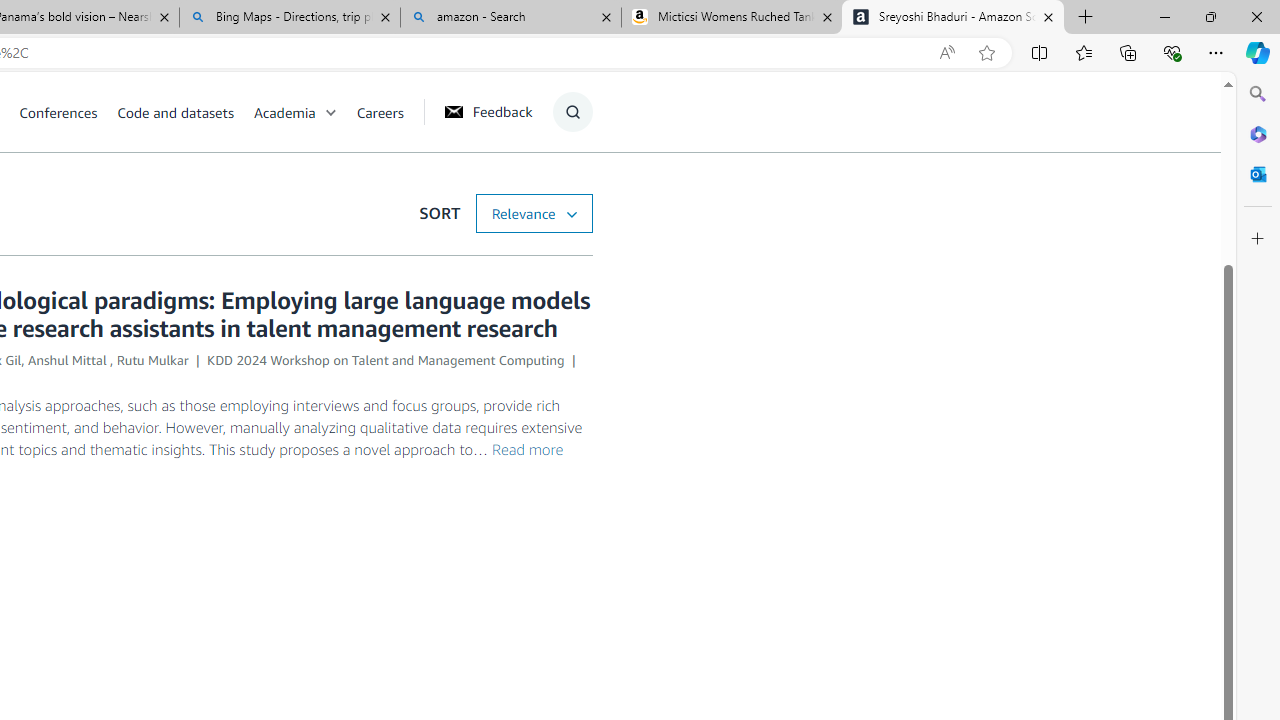 This screenshot has width=1280, height=720. Describe the element at coordinates (380, 111) in the screenshot. I see `'Careers'` at that location.